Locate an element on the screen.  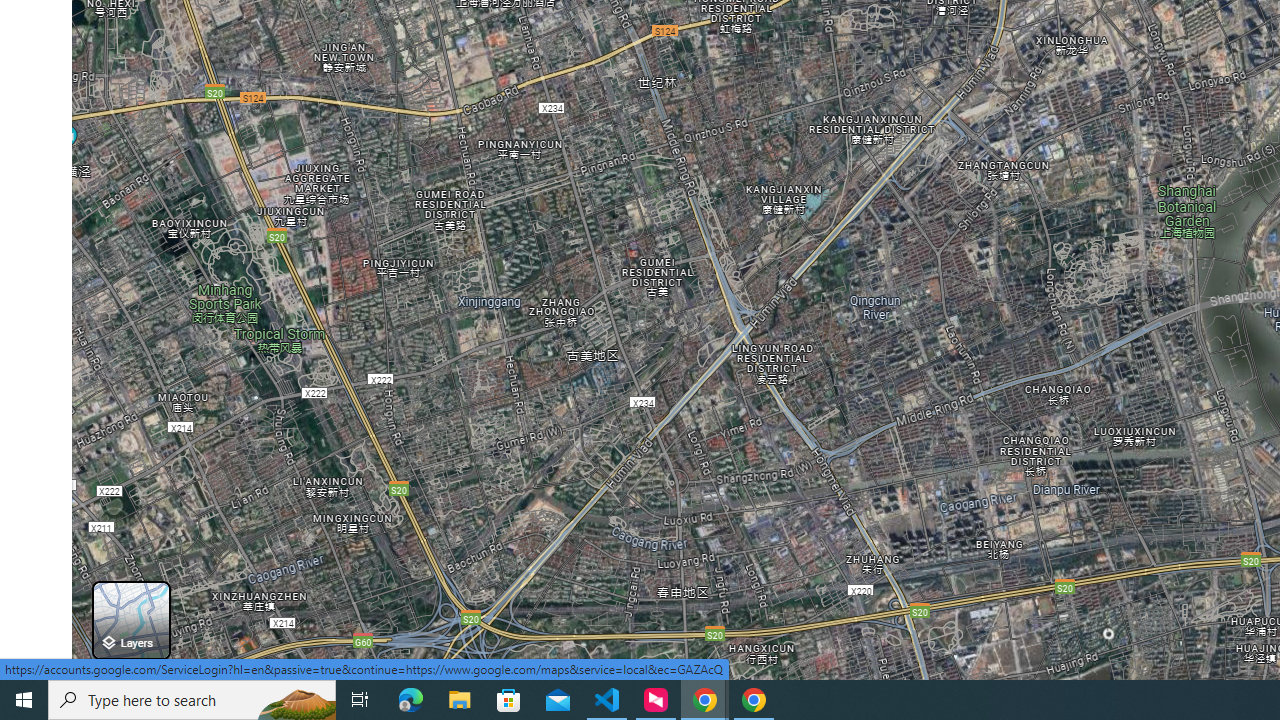
'Layers' is located at coordinates (130, 619).